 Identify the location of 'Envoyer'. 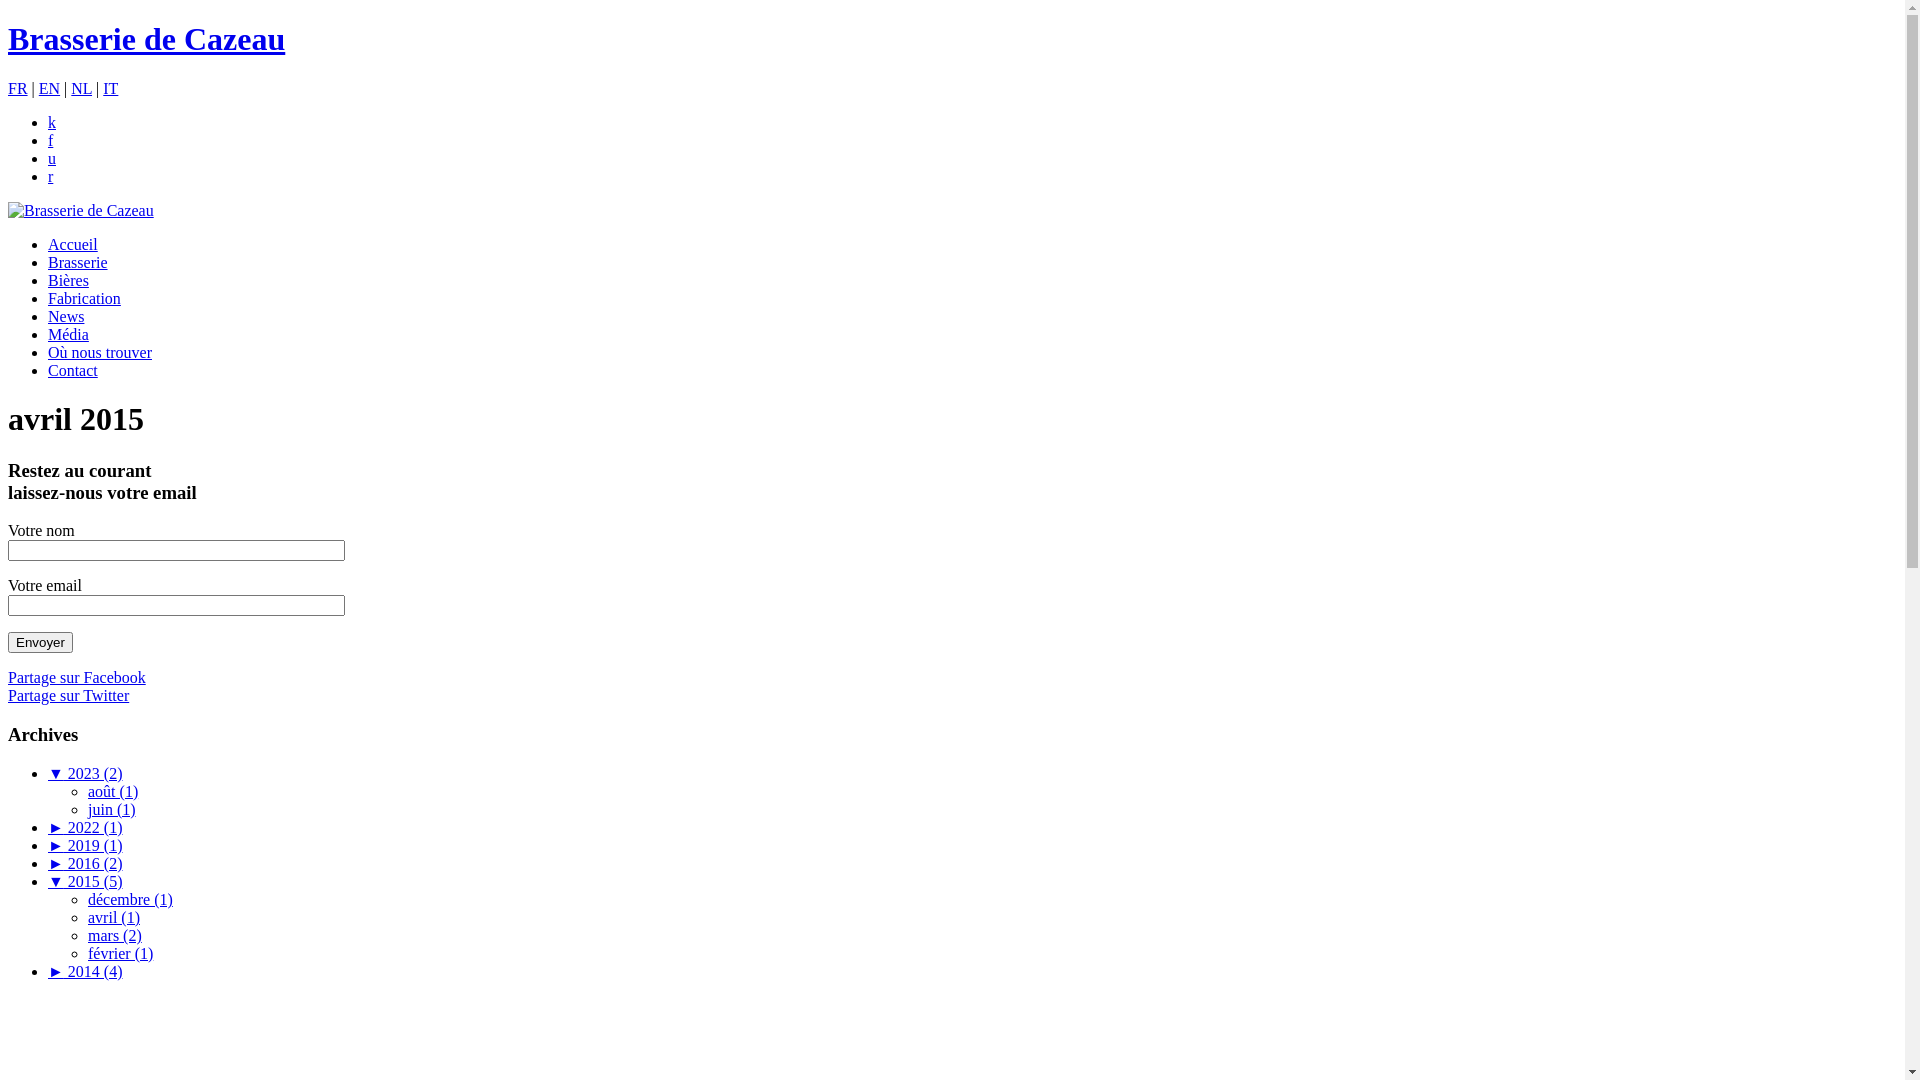
(40, 642).